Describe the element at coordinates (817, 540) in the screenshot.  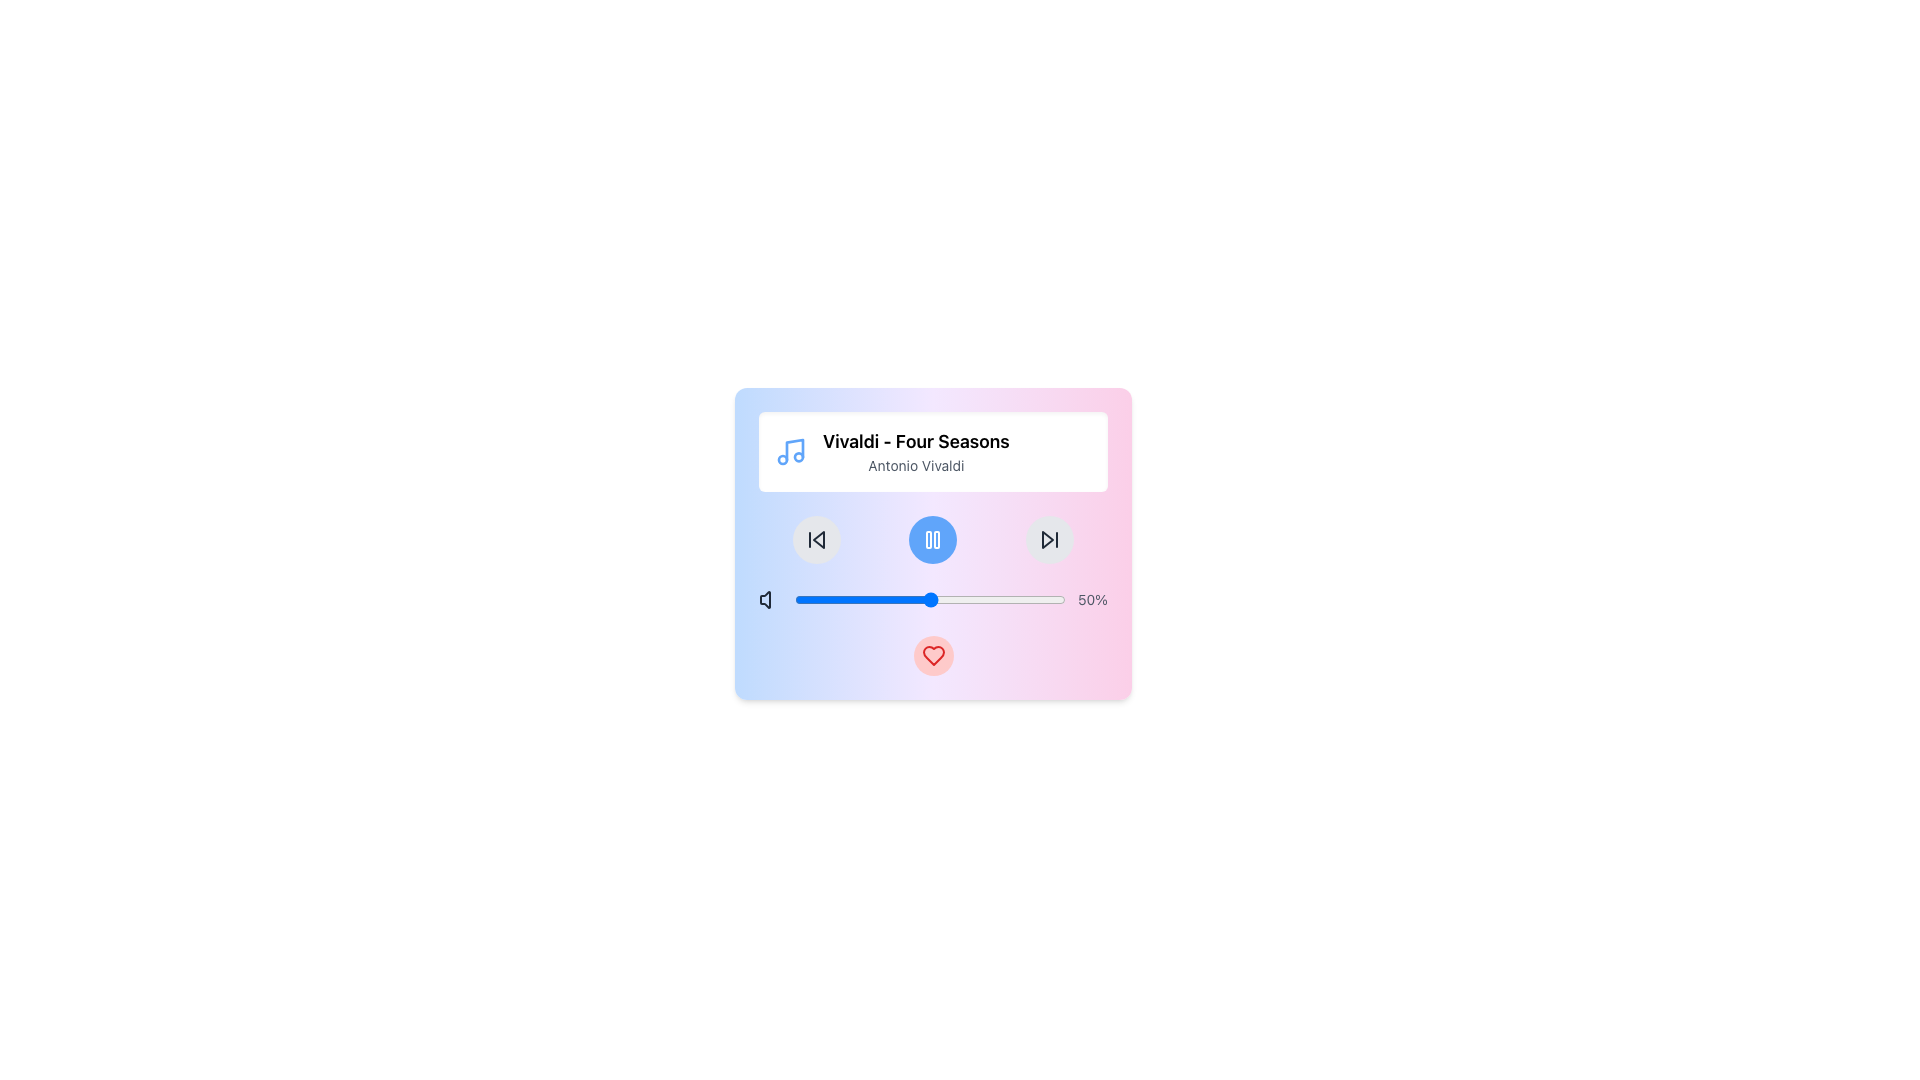
I see `the skip-backward icon button in the music player interface` at that location.